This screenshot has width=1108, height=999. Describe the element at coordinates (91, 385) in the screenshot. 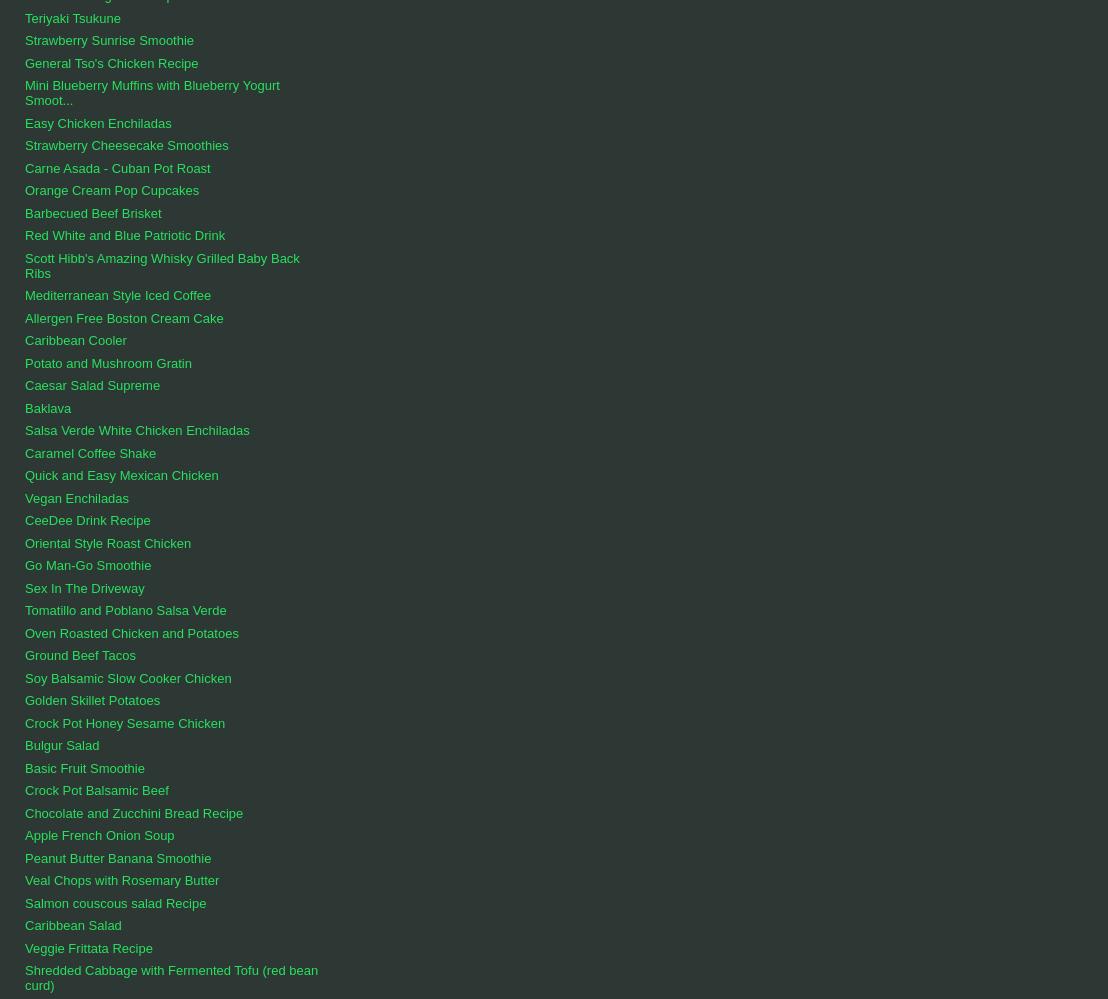

I see `'Caesar Salad Supreme'` at that location.